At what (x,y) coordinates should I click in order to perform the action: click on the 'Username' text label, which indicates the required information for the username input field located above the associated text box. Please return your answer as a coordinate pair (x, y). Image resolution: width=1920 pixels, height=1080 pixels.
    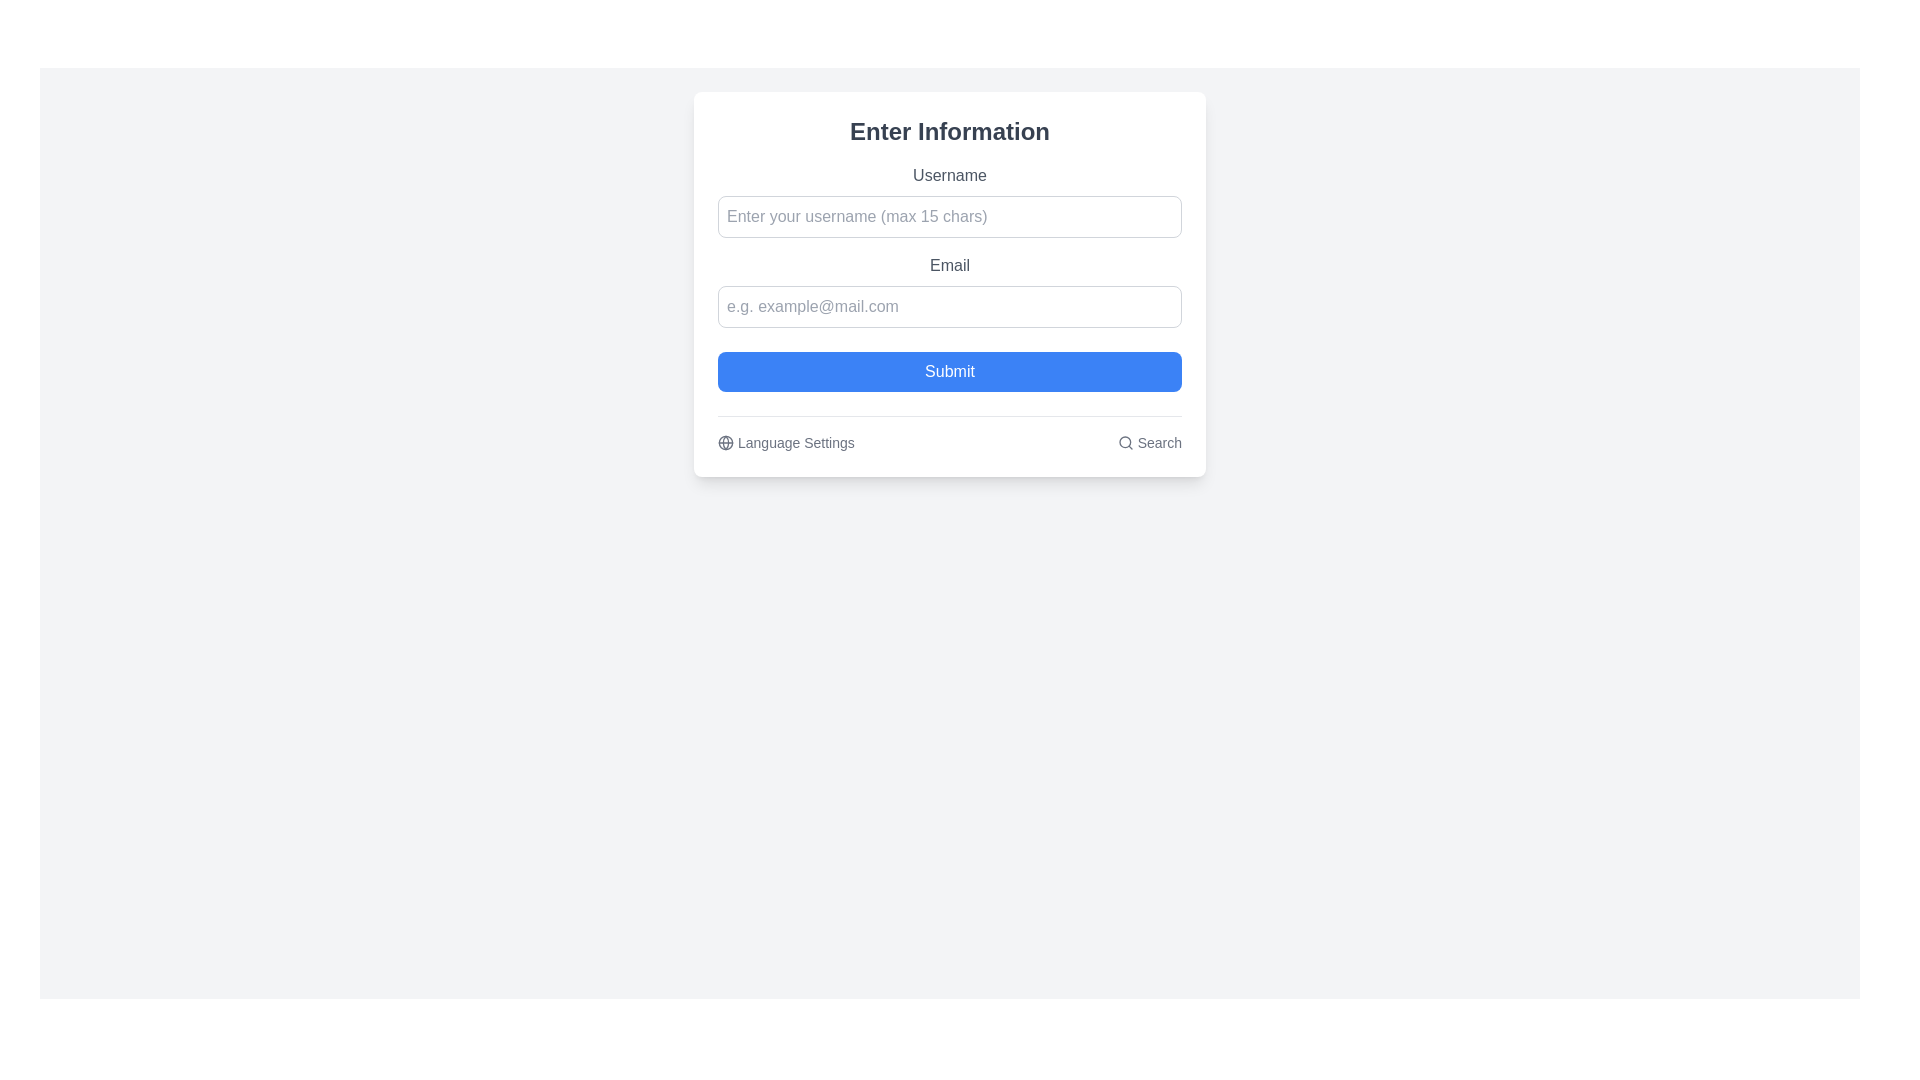
    Looking at the image, I should click on (949, 175).